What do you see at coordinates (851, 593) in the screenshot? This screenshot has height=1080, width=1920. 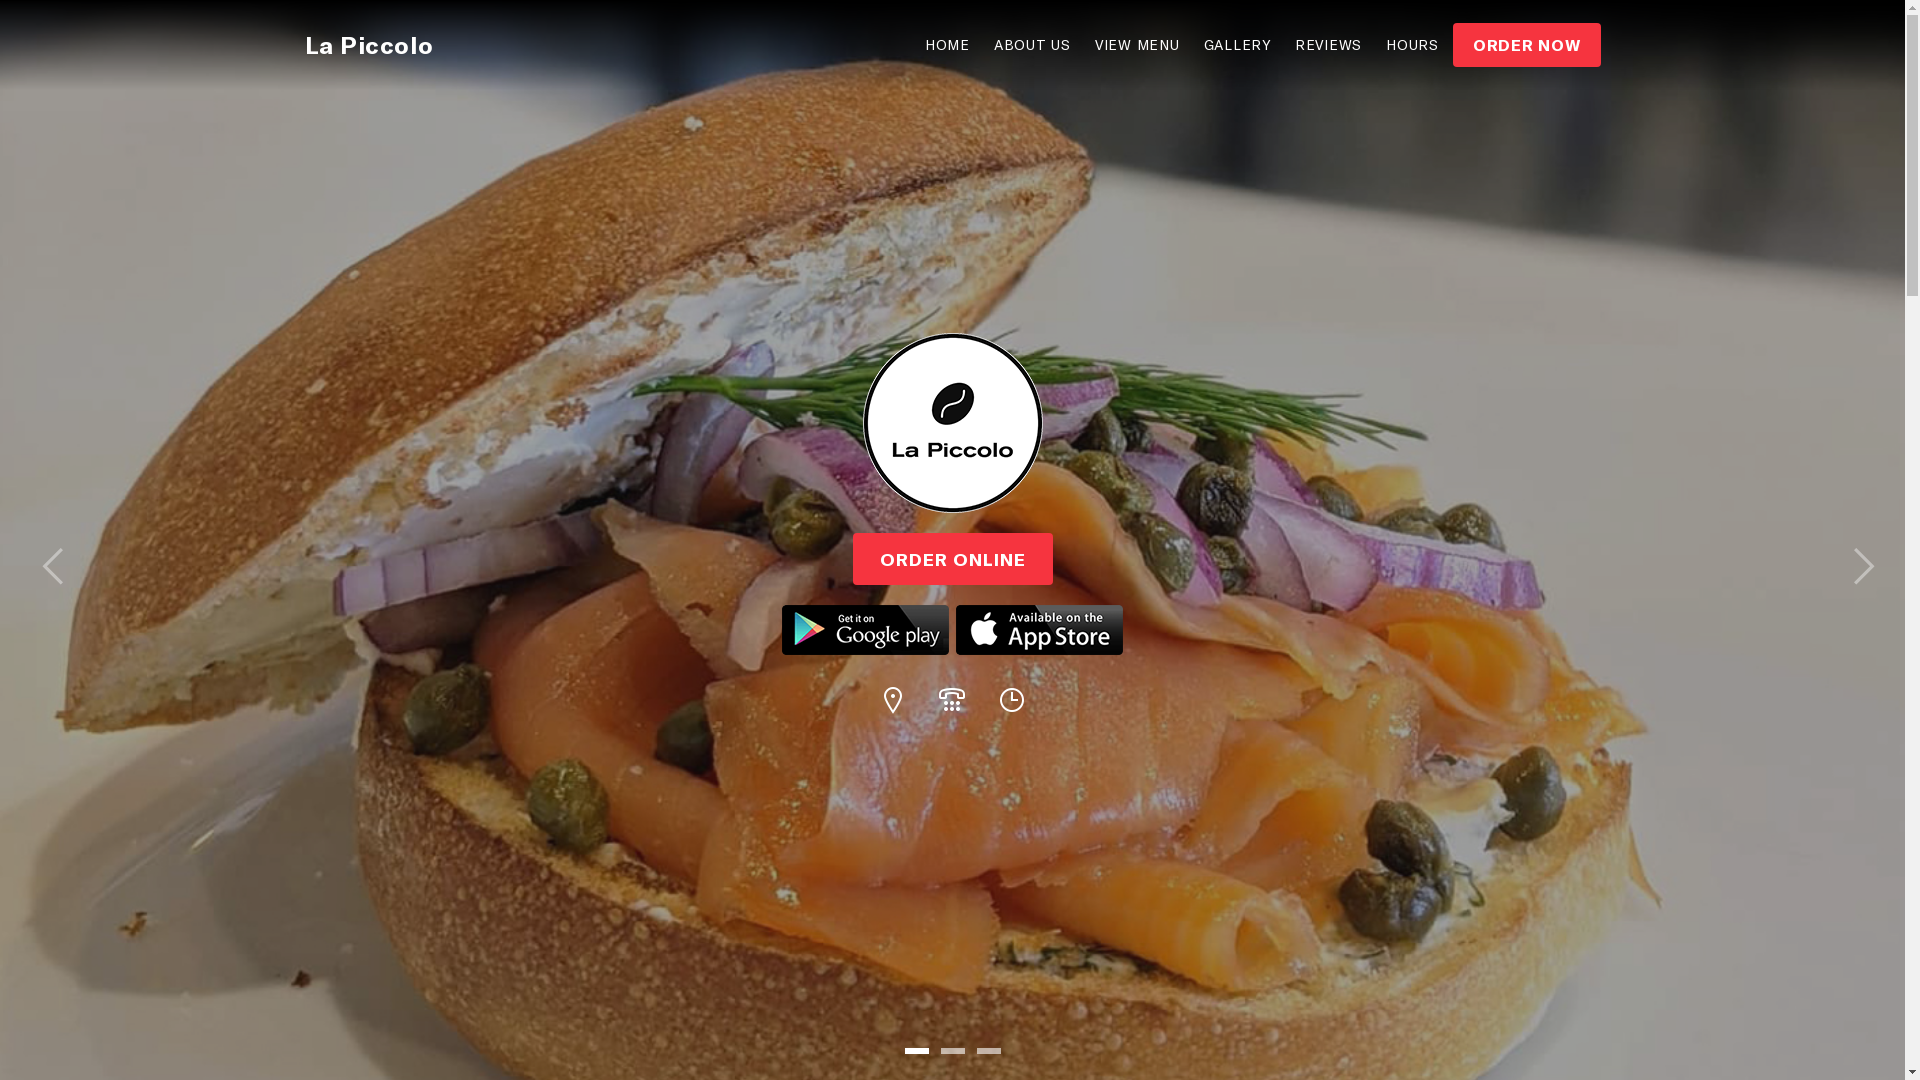 I see `'ORDER ONLINE'` at bounding box center [851, 593].